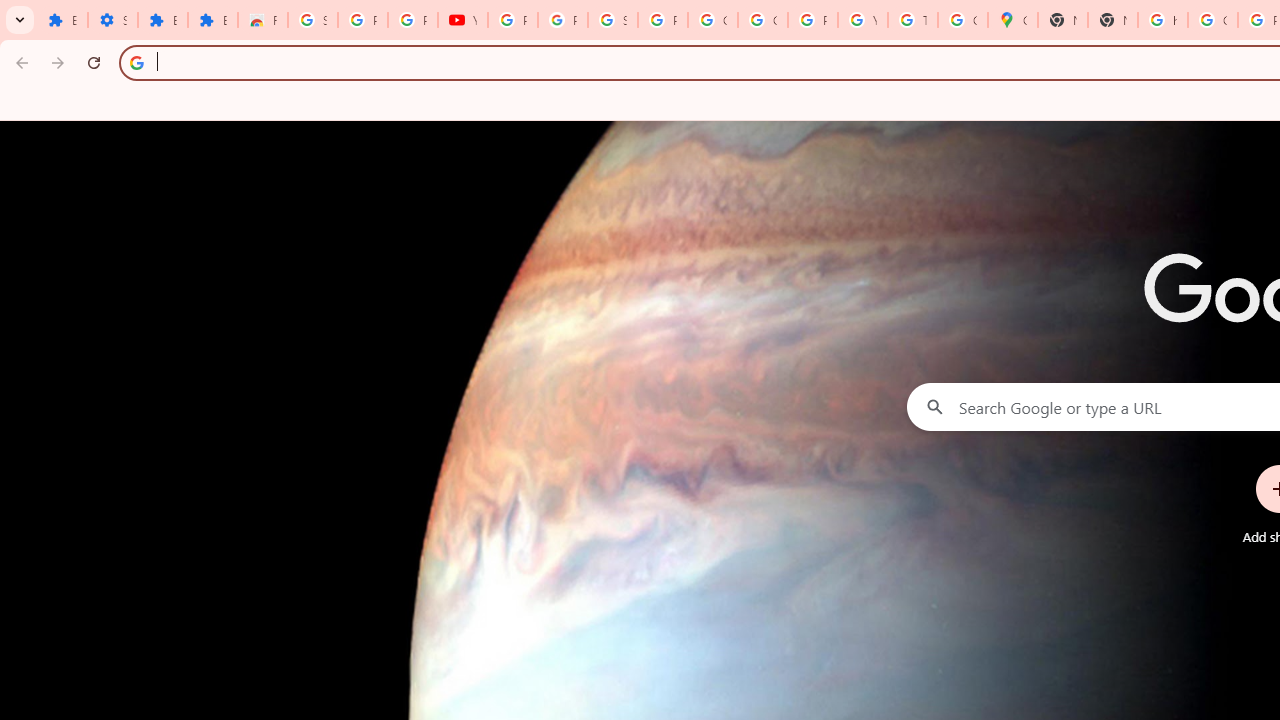  I want to click on 'Settings', so click(112, 20).